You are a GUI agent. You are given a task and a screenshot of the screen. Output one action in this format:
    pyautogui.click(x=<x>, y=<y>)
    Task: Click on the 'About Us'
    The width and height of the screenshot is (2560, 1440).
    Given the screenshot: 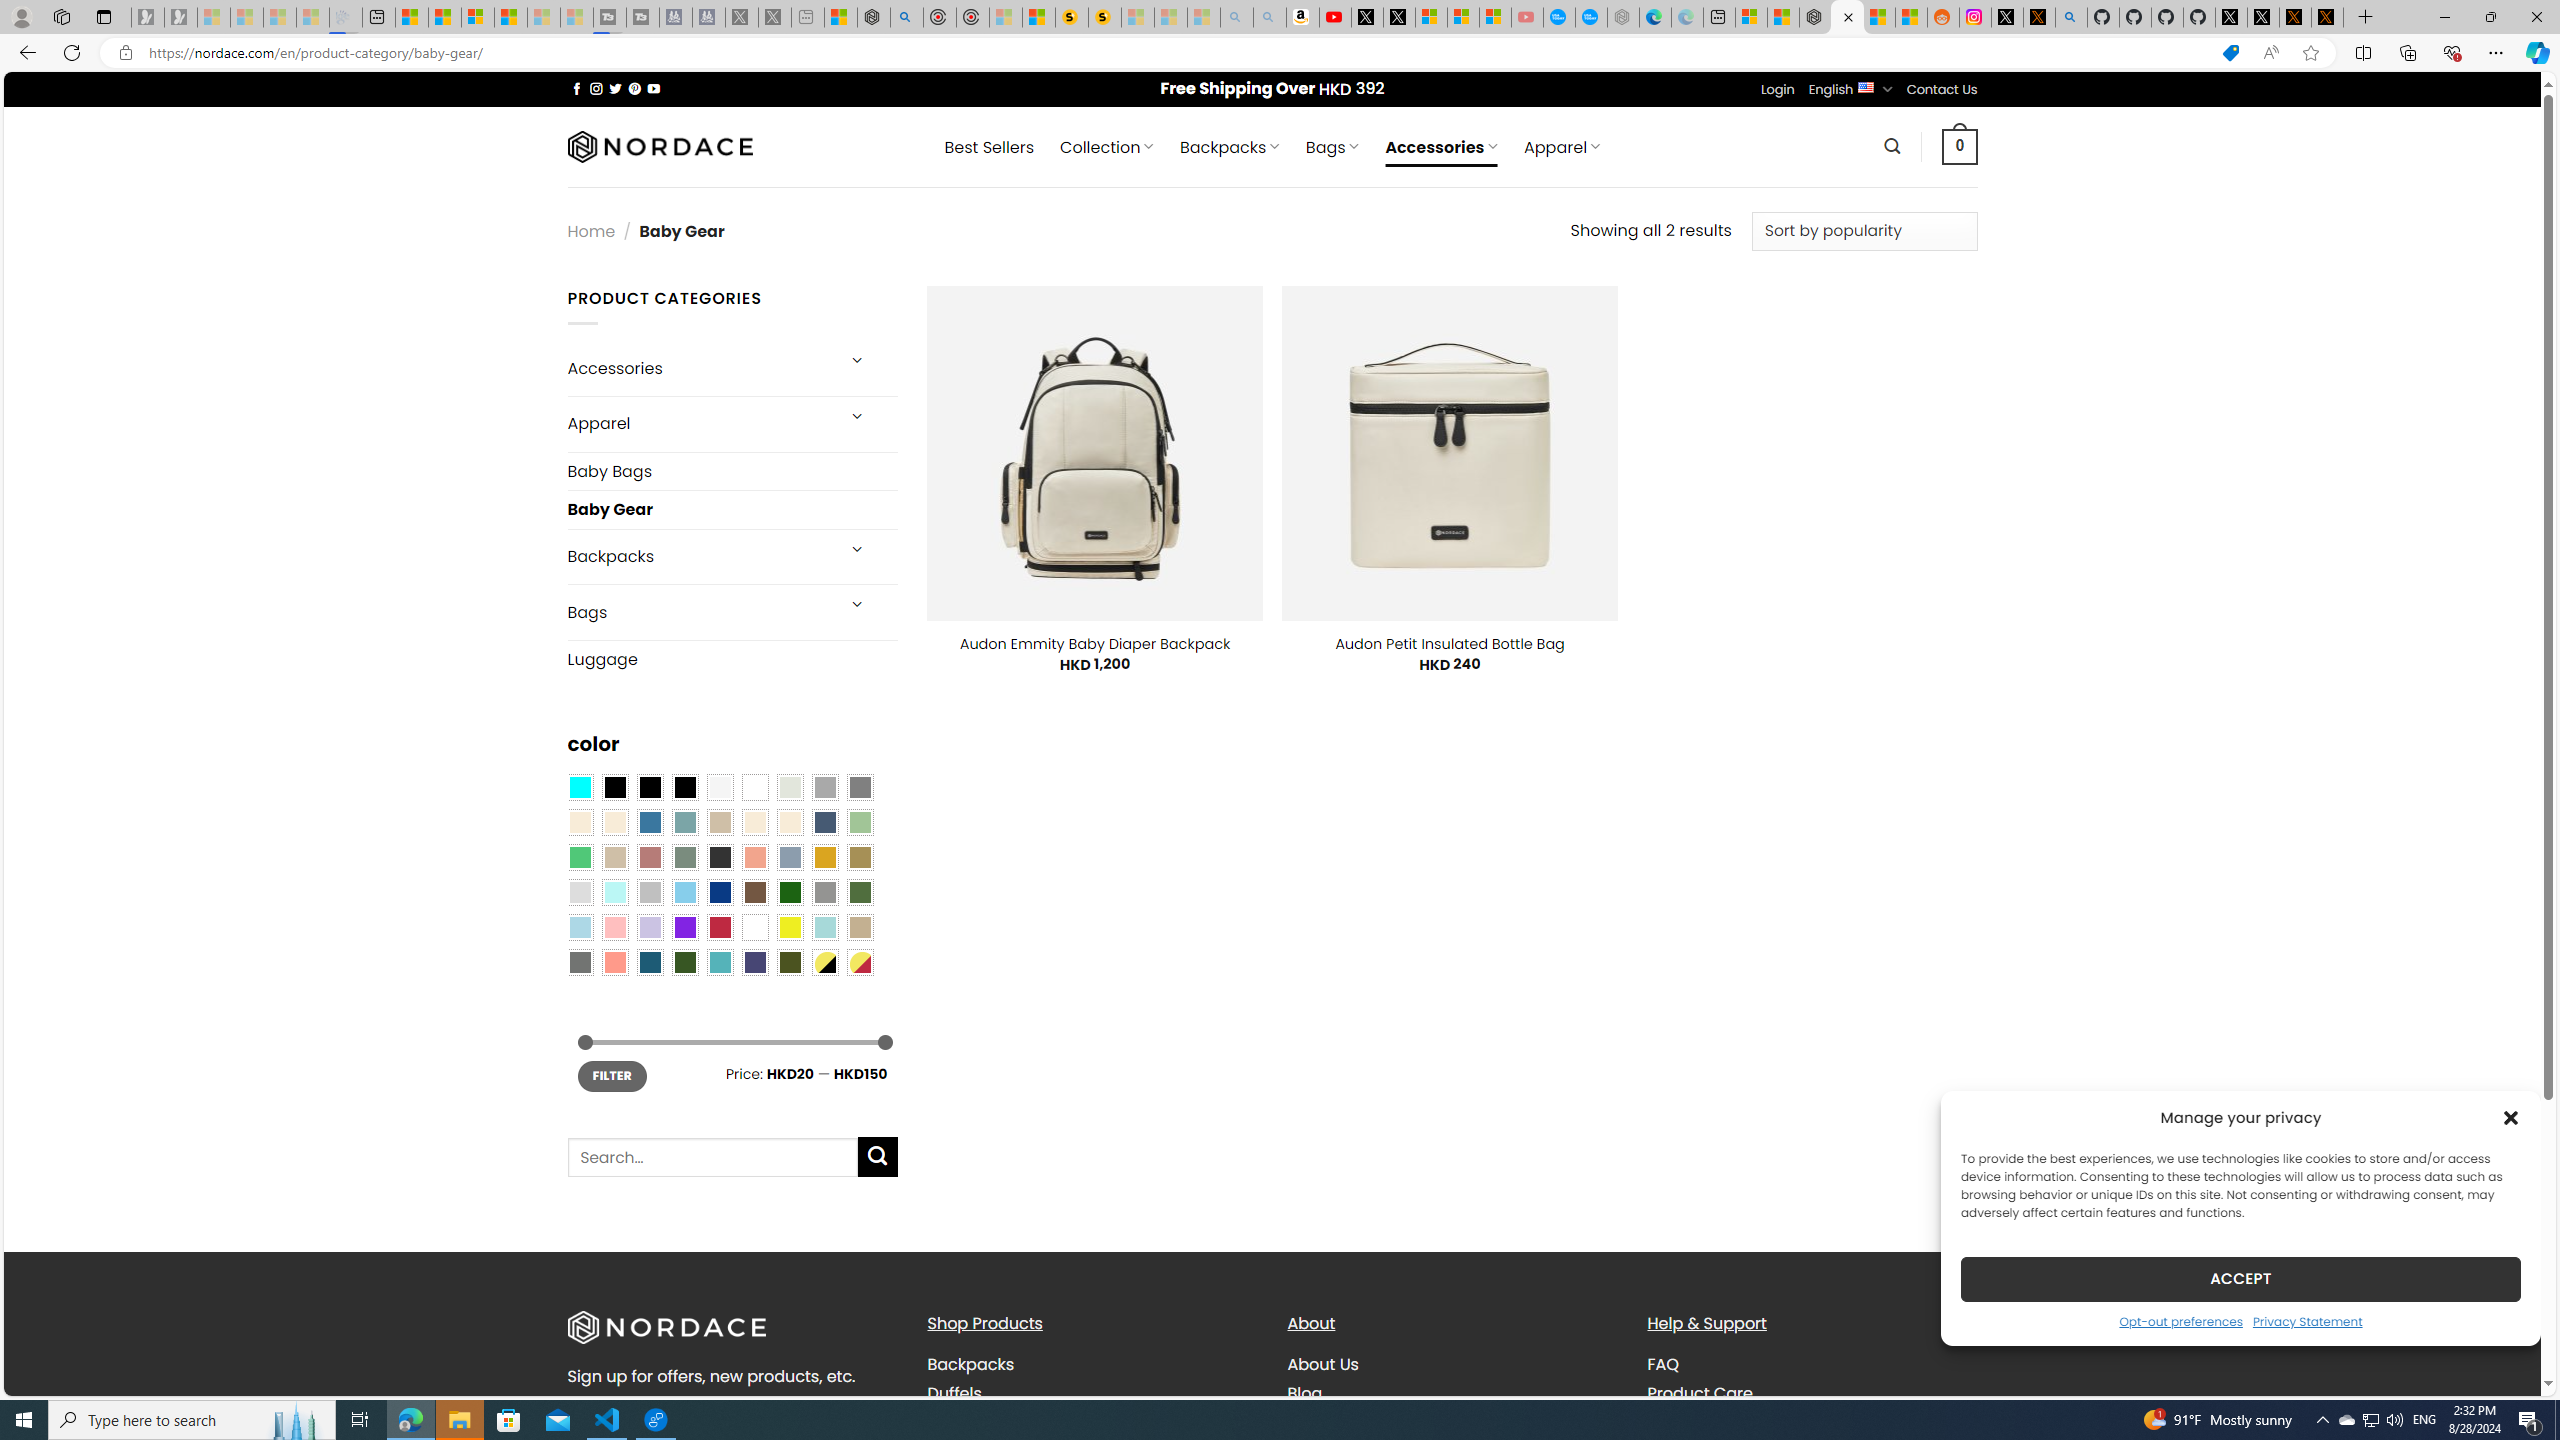 What is the action you would take?
    pyautogui.click(x=1322, y=1364)
    